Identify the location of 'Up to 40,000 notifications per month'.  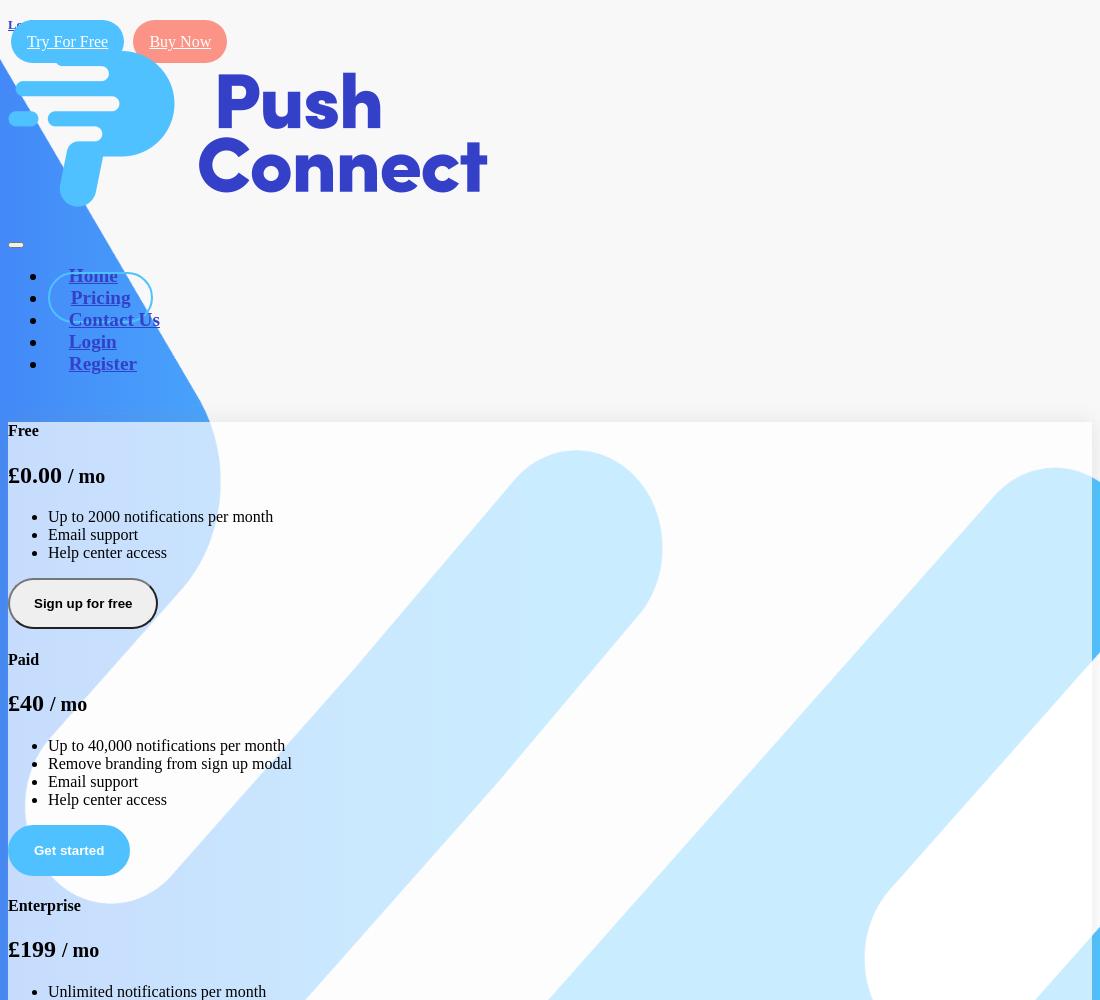
(165, 743).